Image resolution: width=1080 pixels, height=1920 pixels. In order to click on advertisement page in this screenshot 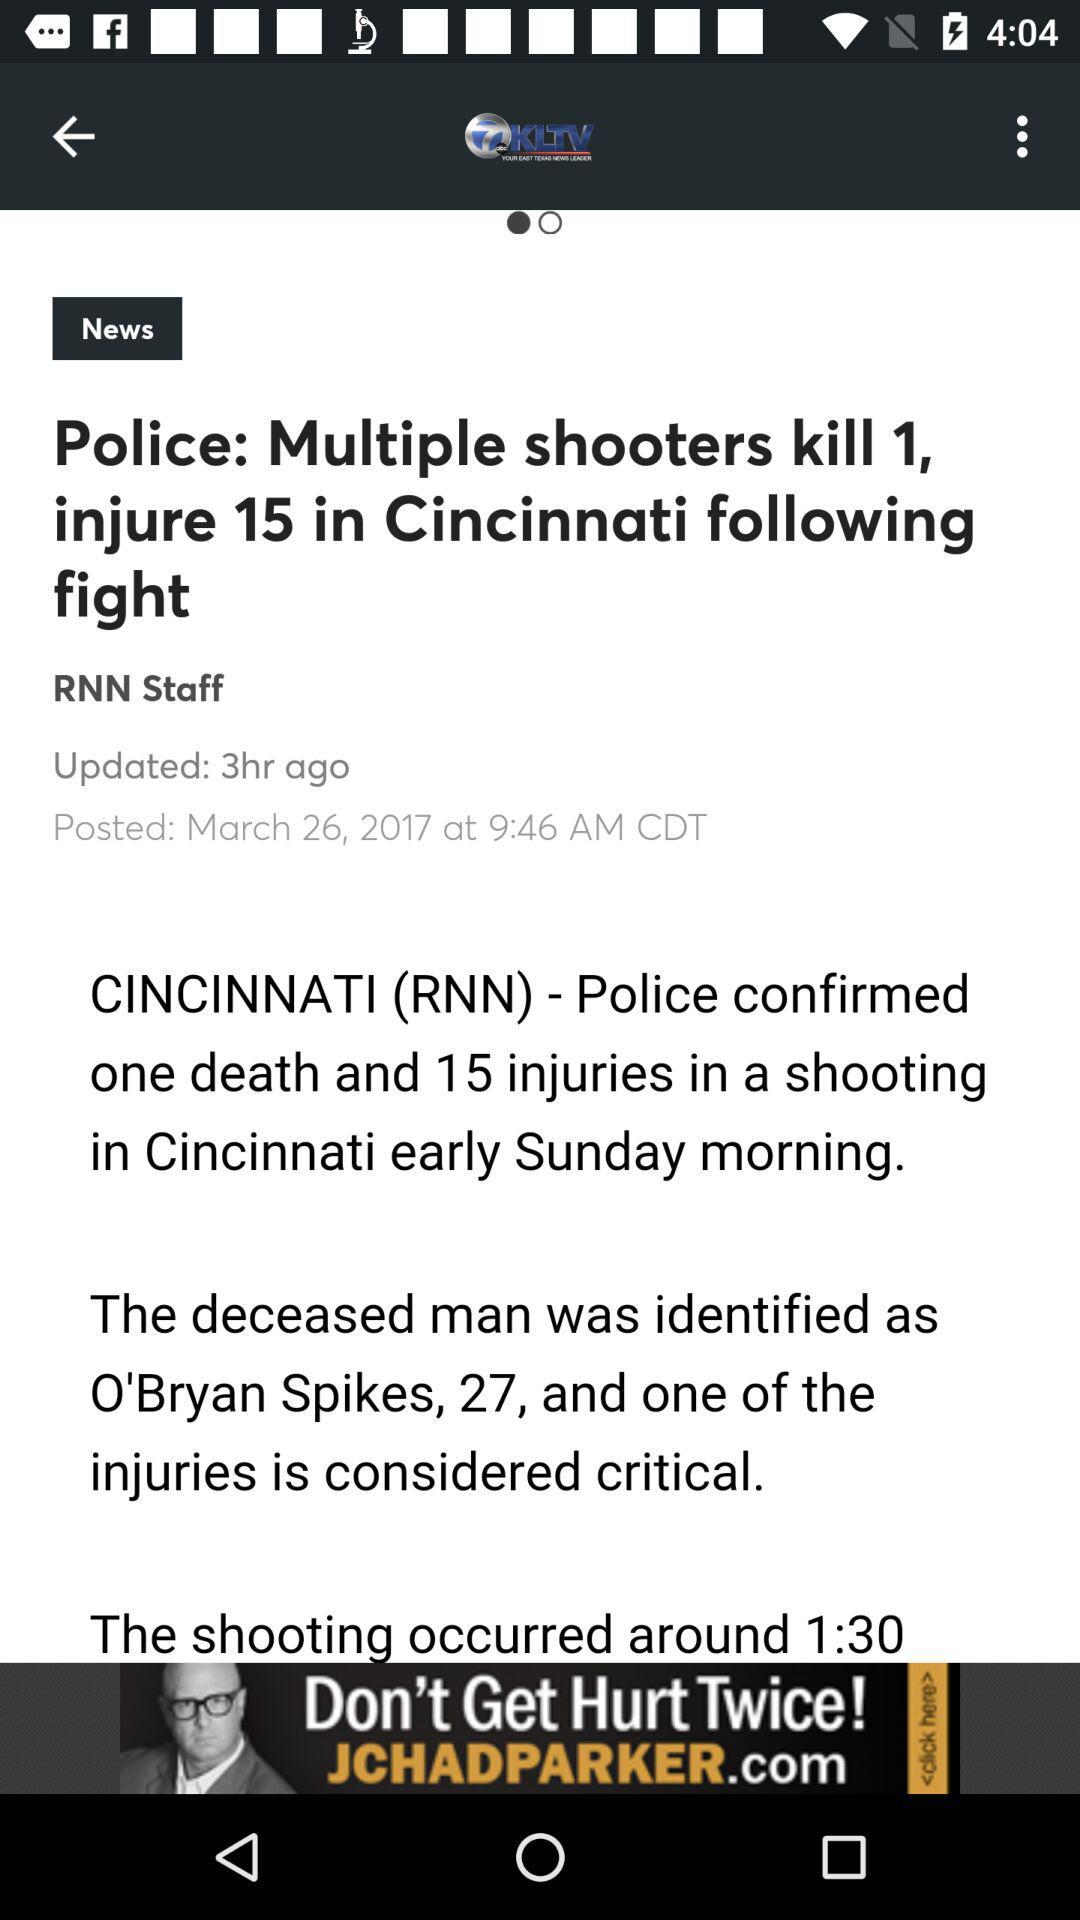, I will do `click(540, 1269)`.